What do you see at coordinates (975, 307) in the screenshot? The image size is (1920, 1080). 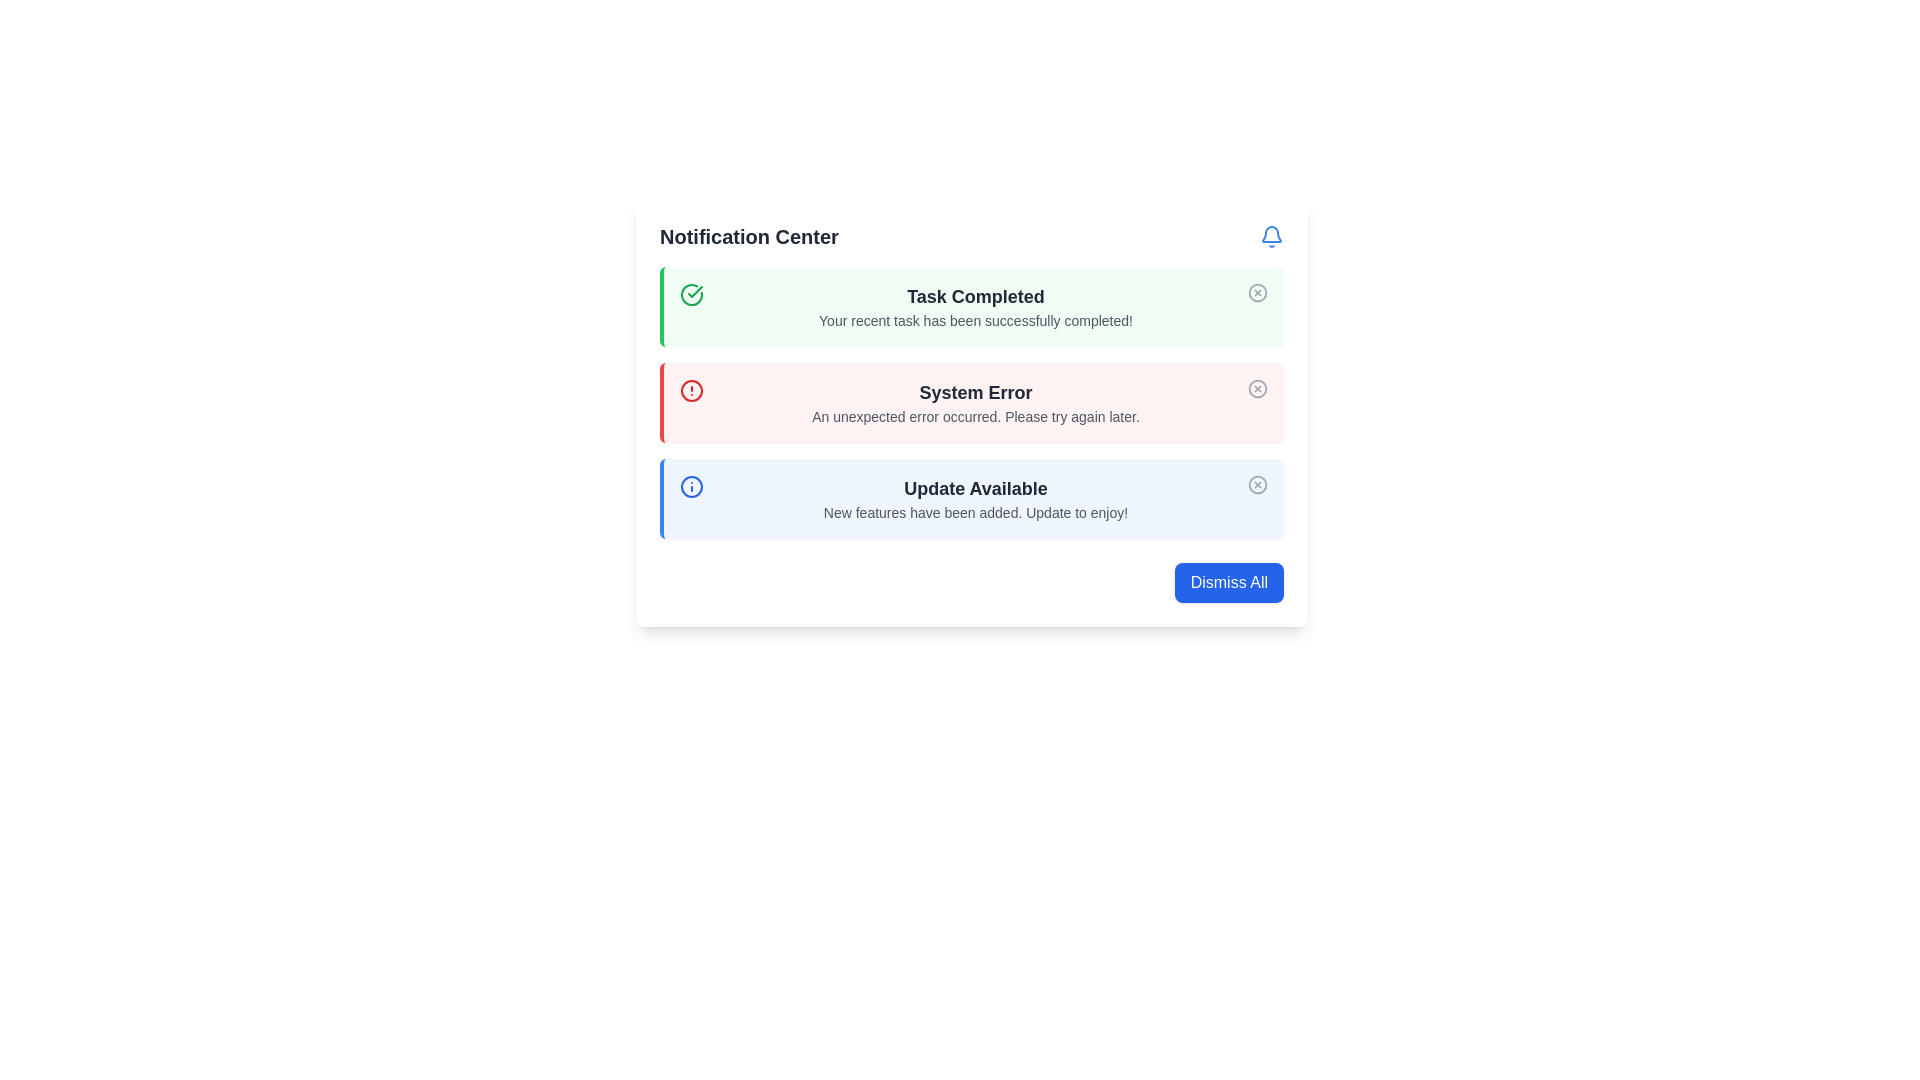 I see `the informational text block that displays 'Task Completed' and 'Your recent task has been successfully completed!' on a green background, located in the Notification Center` at bounding box center [975, 307].